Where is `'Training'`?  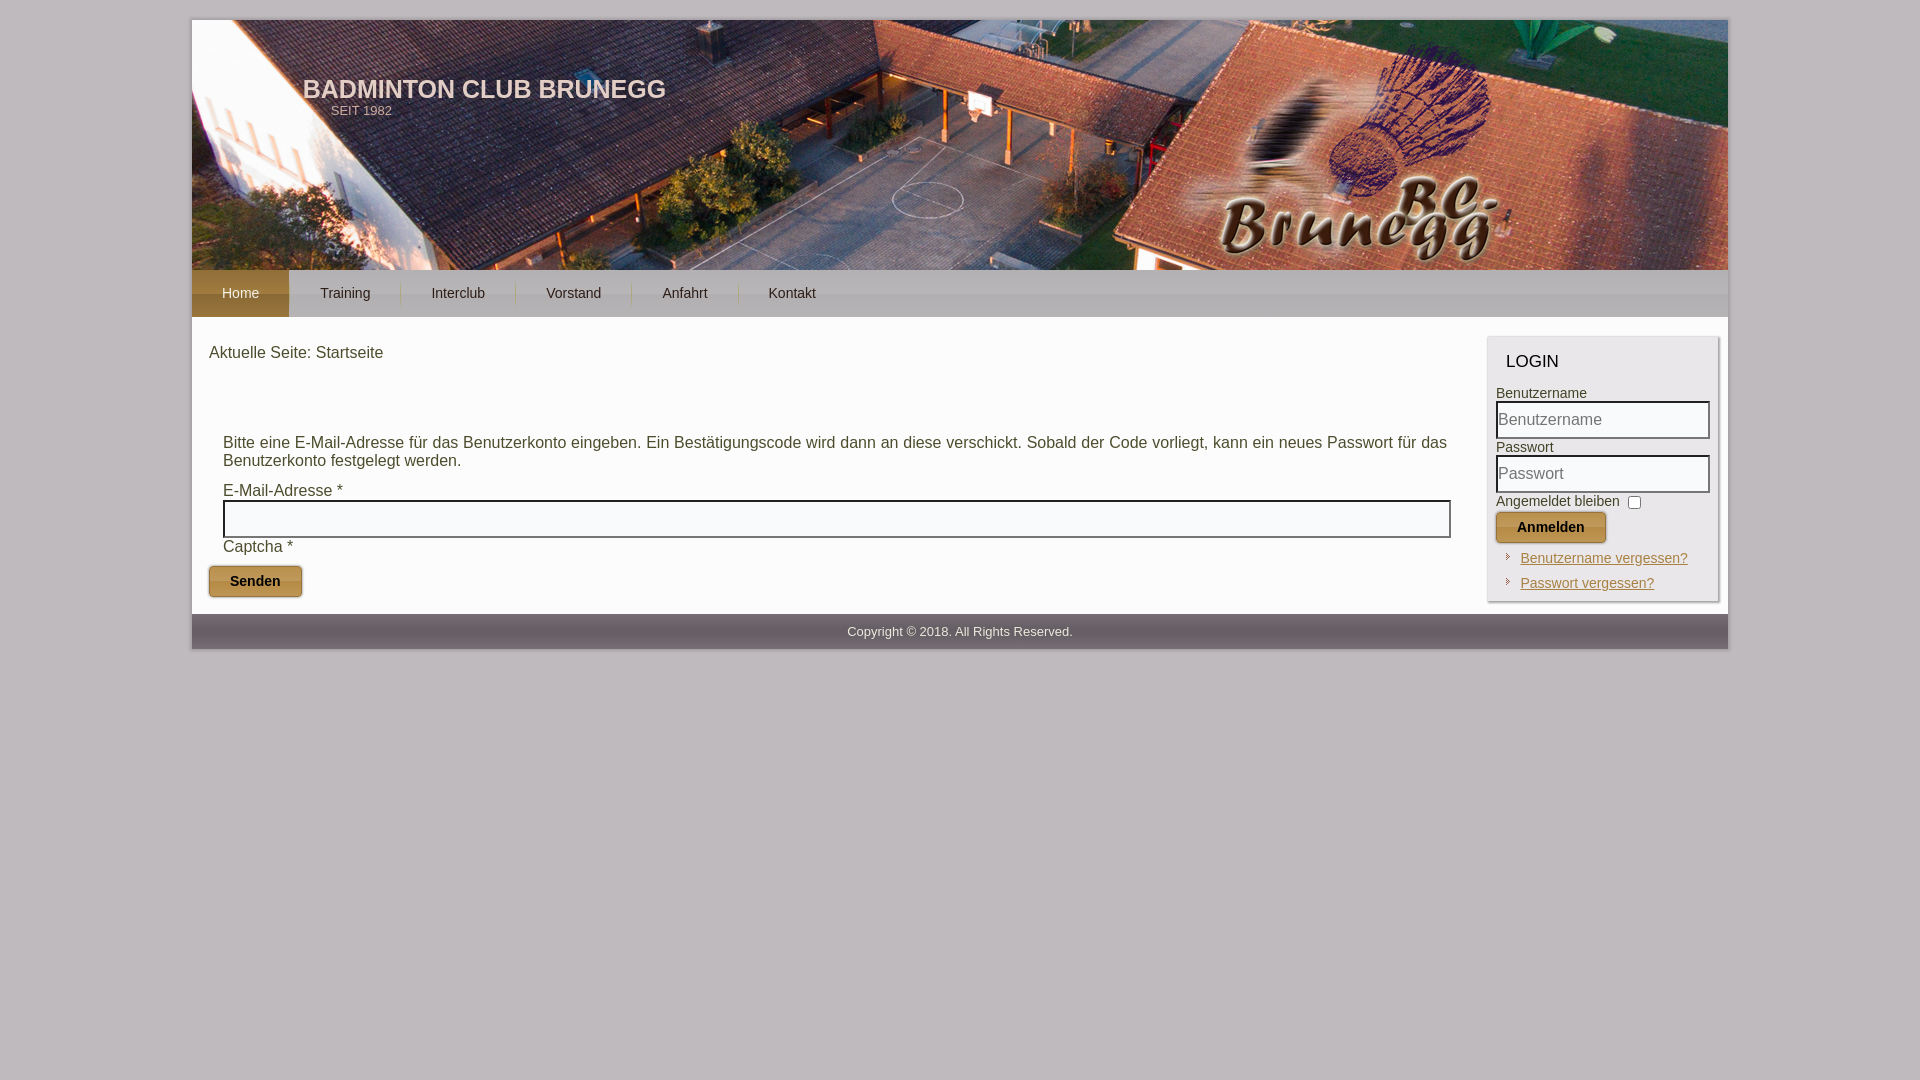
'Training' is located at coordinates (288, 293).